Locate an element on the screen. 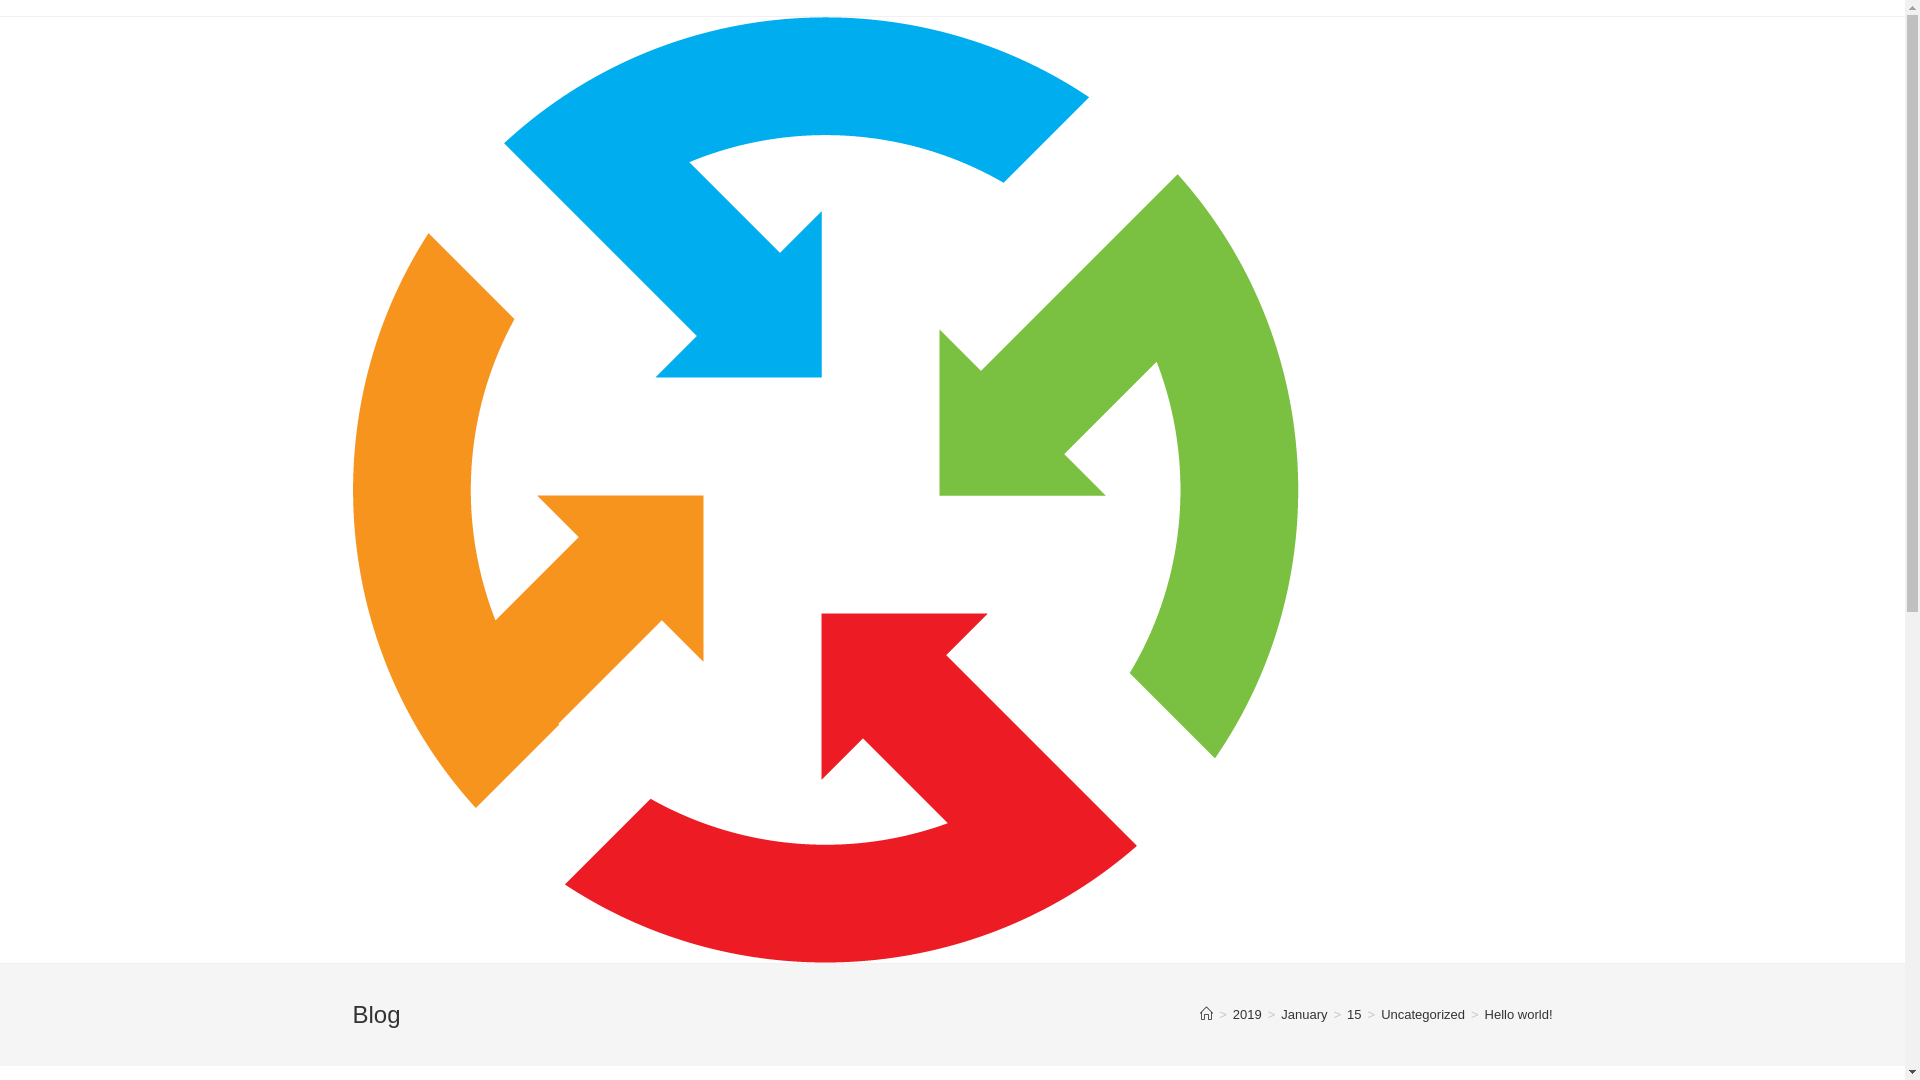 This screenshot has width=1920, height=1080. '2019' is located at coordinates (1246, 1014).